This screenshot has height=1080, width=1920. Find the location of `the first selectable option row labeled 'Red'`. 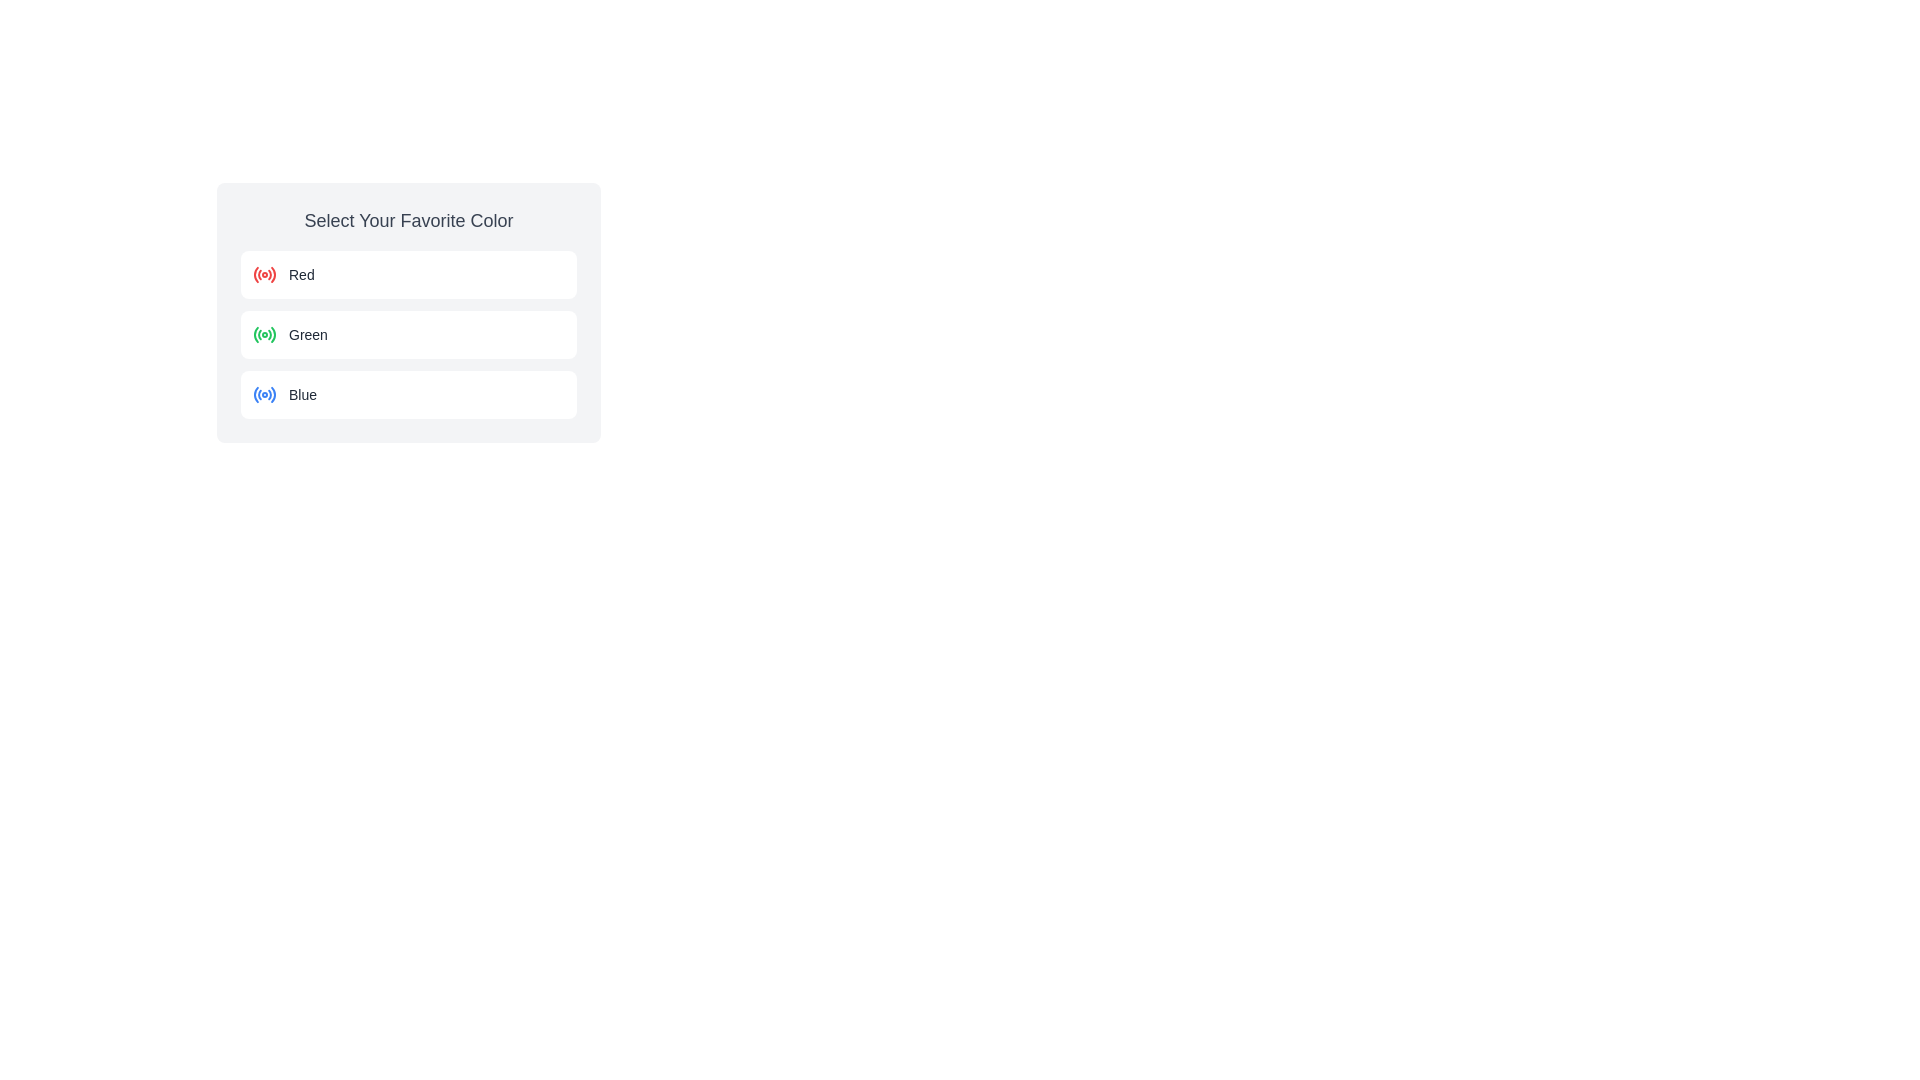

the first selectable option row labeled 'Red' is located at coordinates (407, 274).